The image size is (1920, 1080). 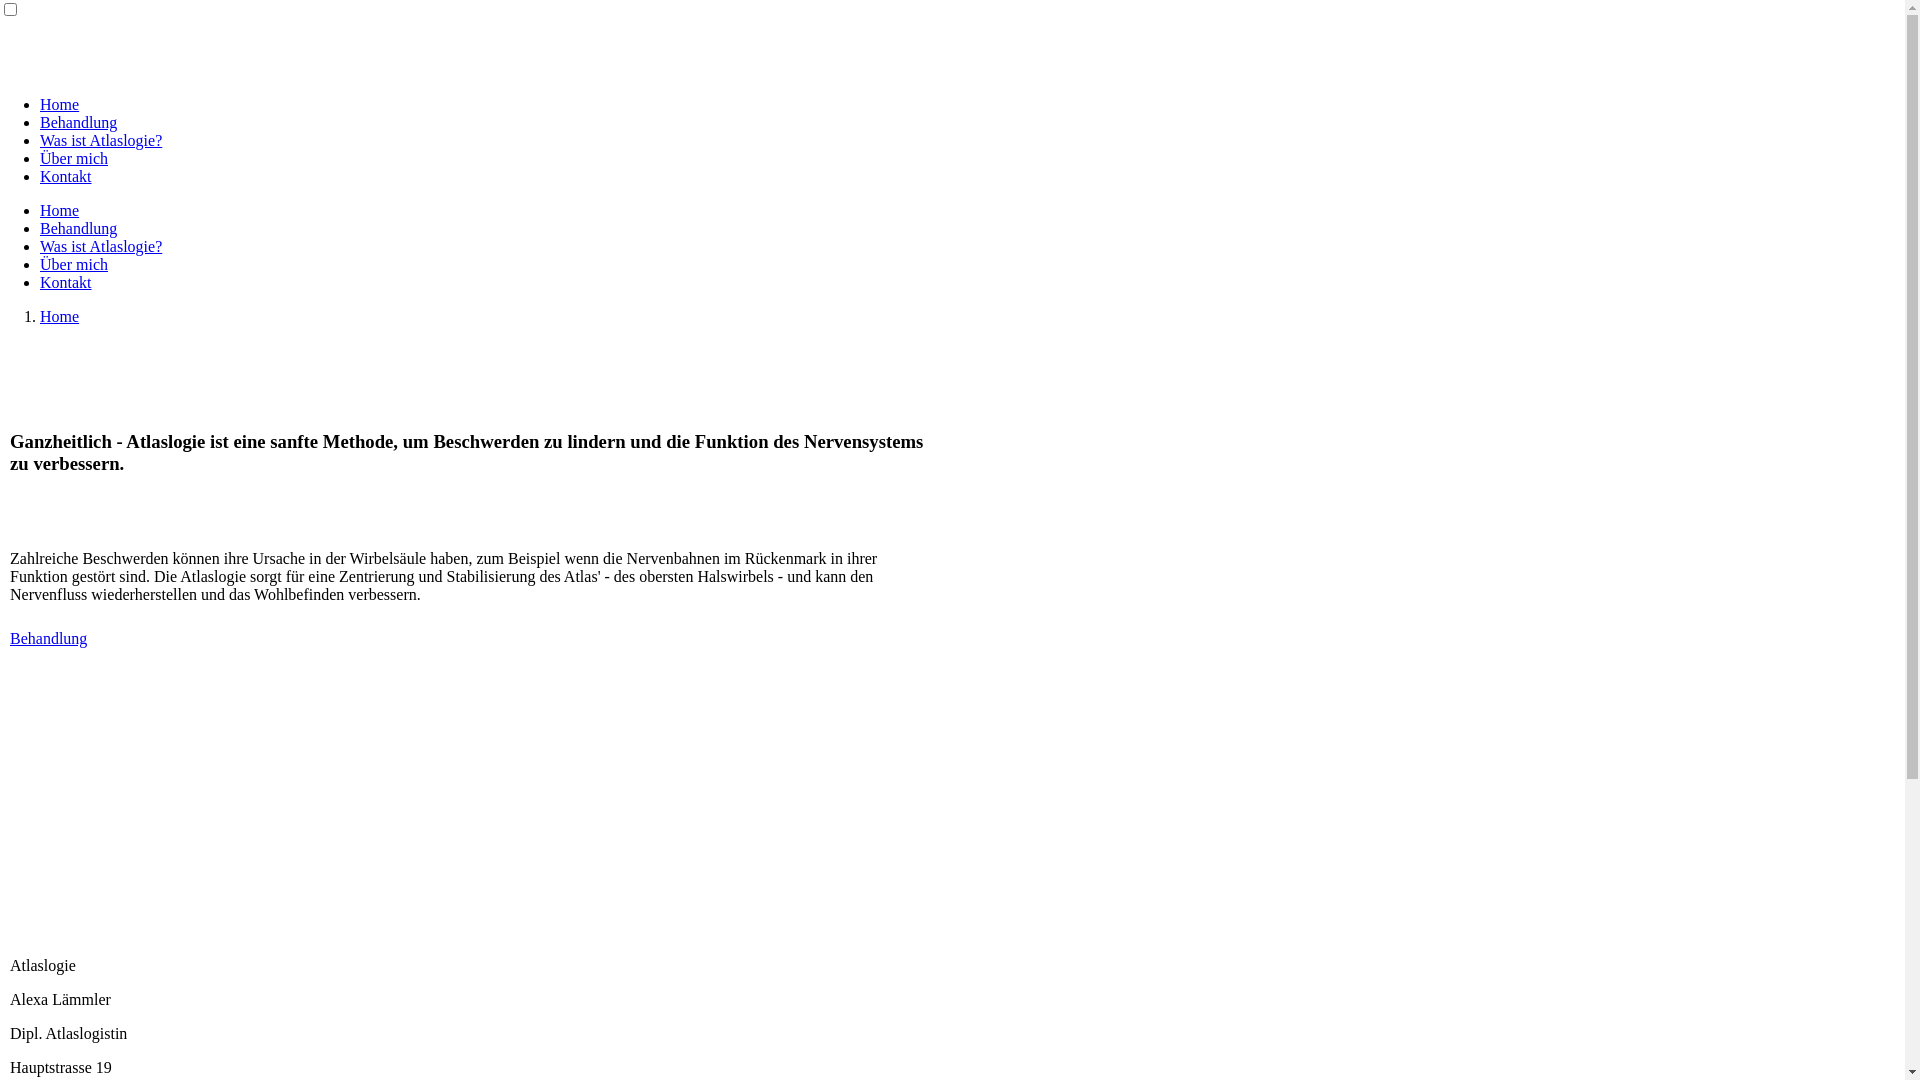 What do you see at coordinates (48, 638) in the screenshot?
I see `'Behandlung'` at bounding box center [48, 638].